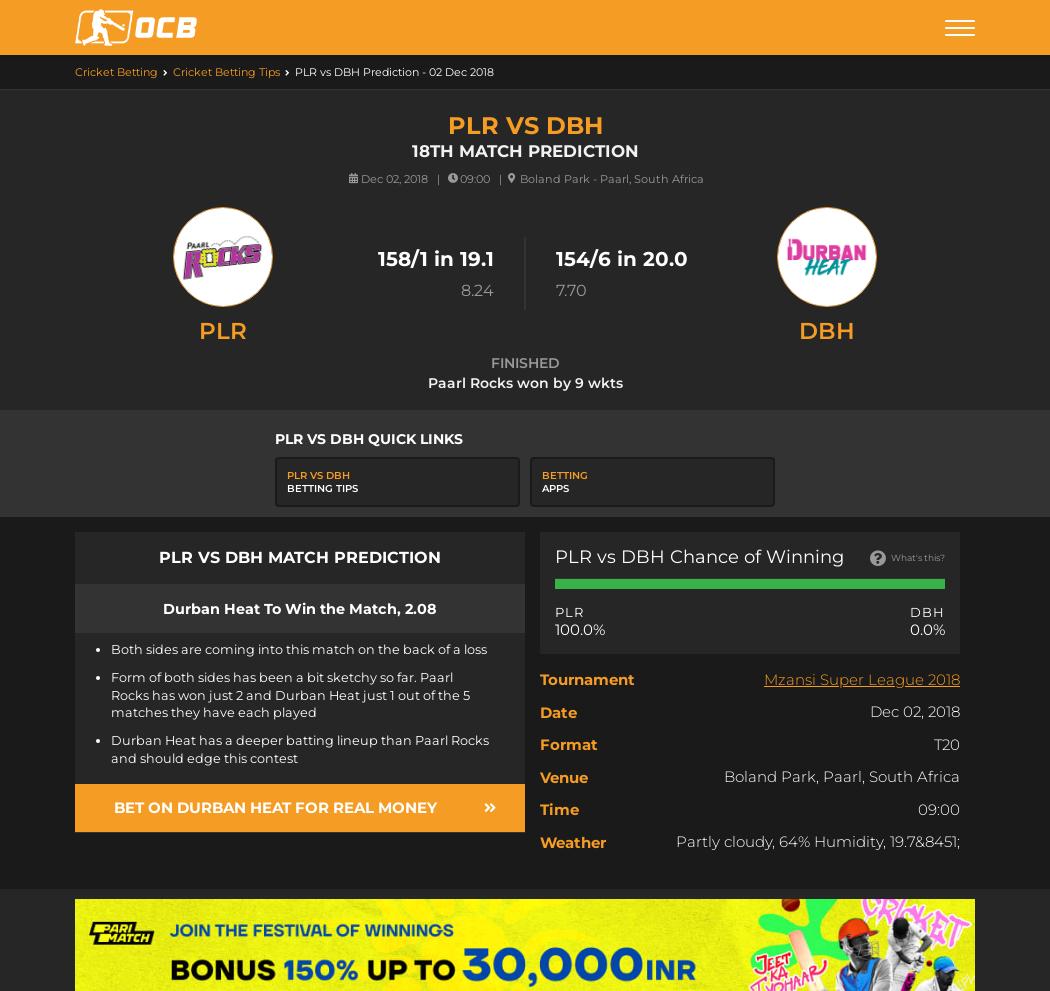 The height and width of the screenshot is (991, 1050). What do you see at coordinates (322, 487) in the screenshot?
I see `'Betting Tips'` at bounding box center [322, 487].